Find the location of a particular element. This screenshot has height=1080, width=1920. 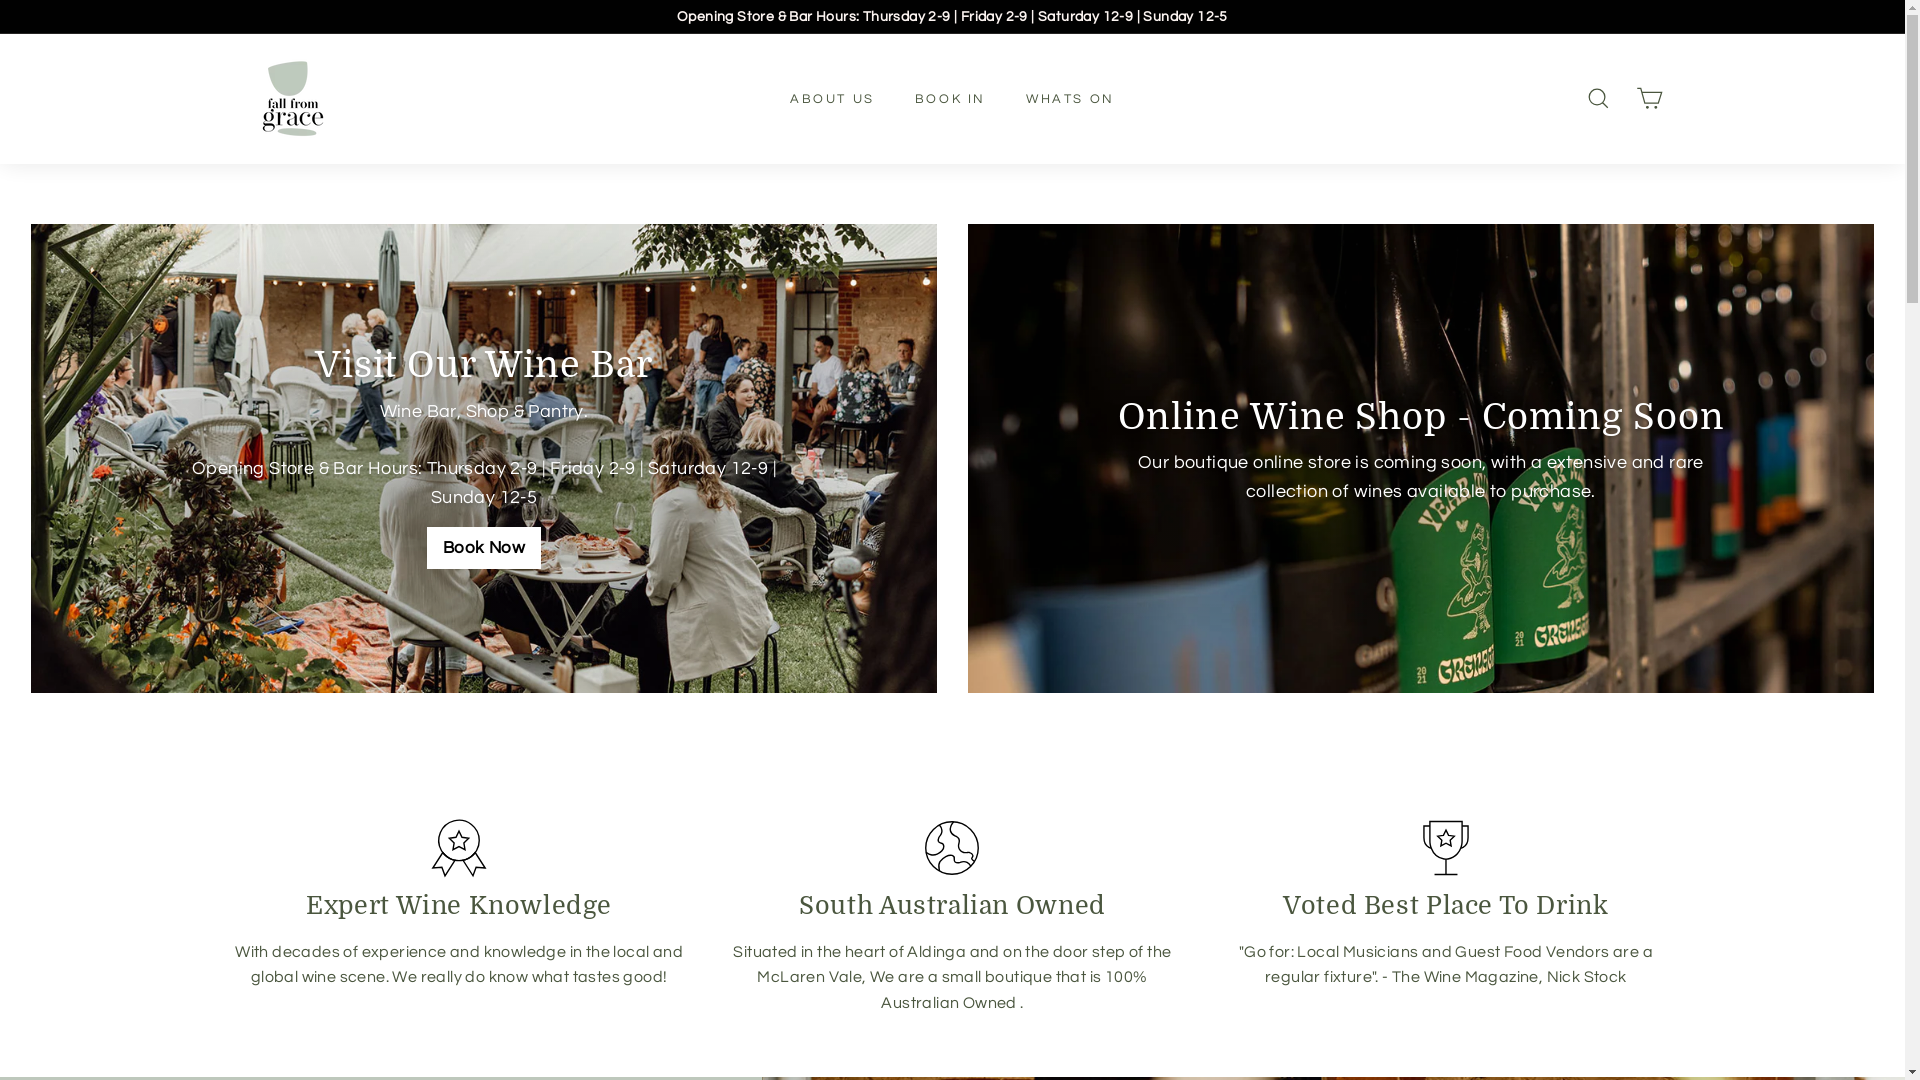

'SEARCH' is located at coordinates (1596, 98).